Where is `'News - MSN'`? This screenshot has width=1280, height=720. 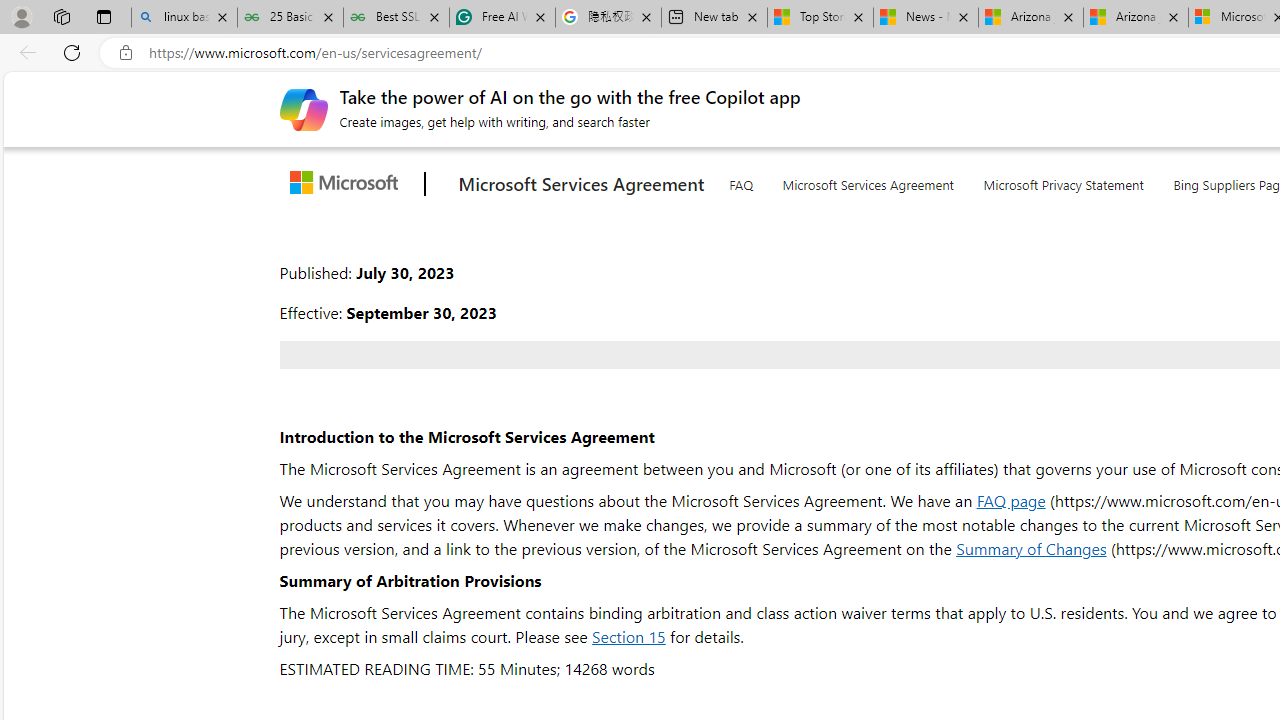 'News - MSN' is located at coordinates (925, 17).